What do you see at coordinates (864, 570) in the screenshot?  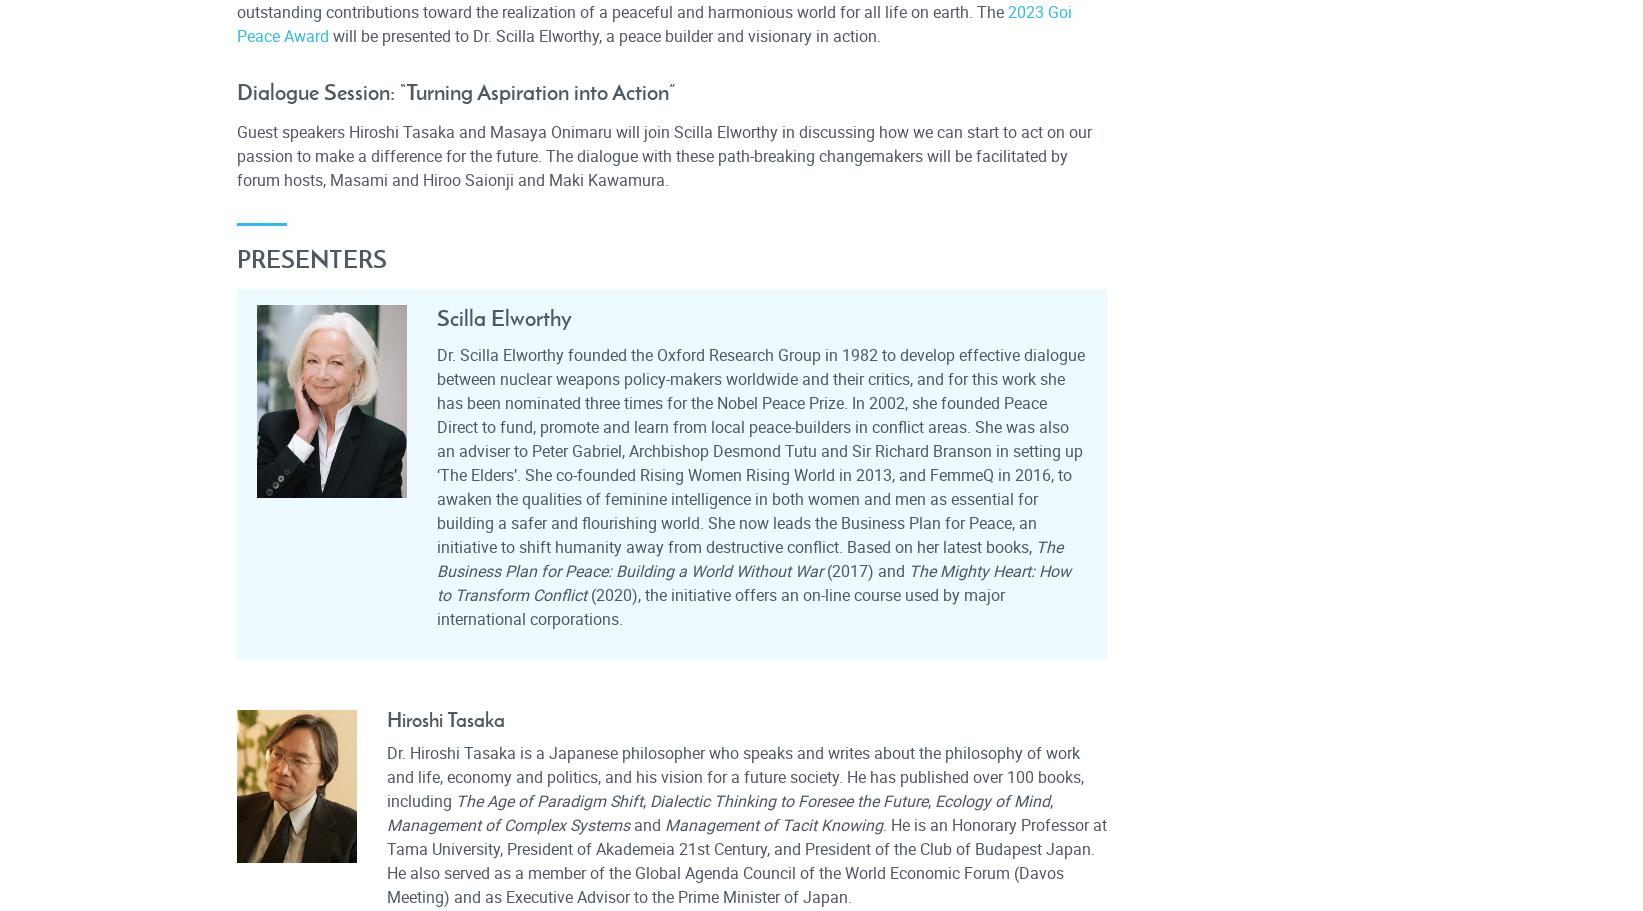 I see `'(2017) and'` at bounding box center [864, 570].